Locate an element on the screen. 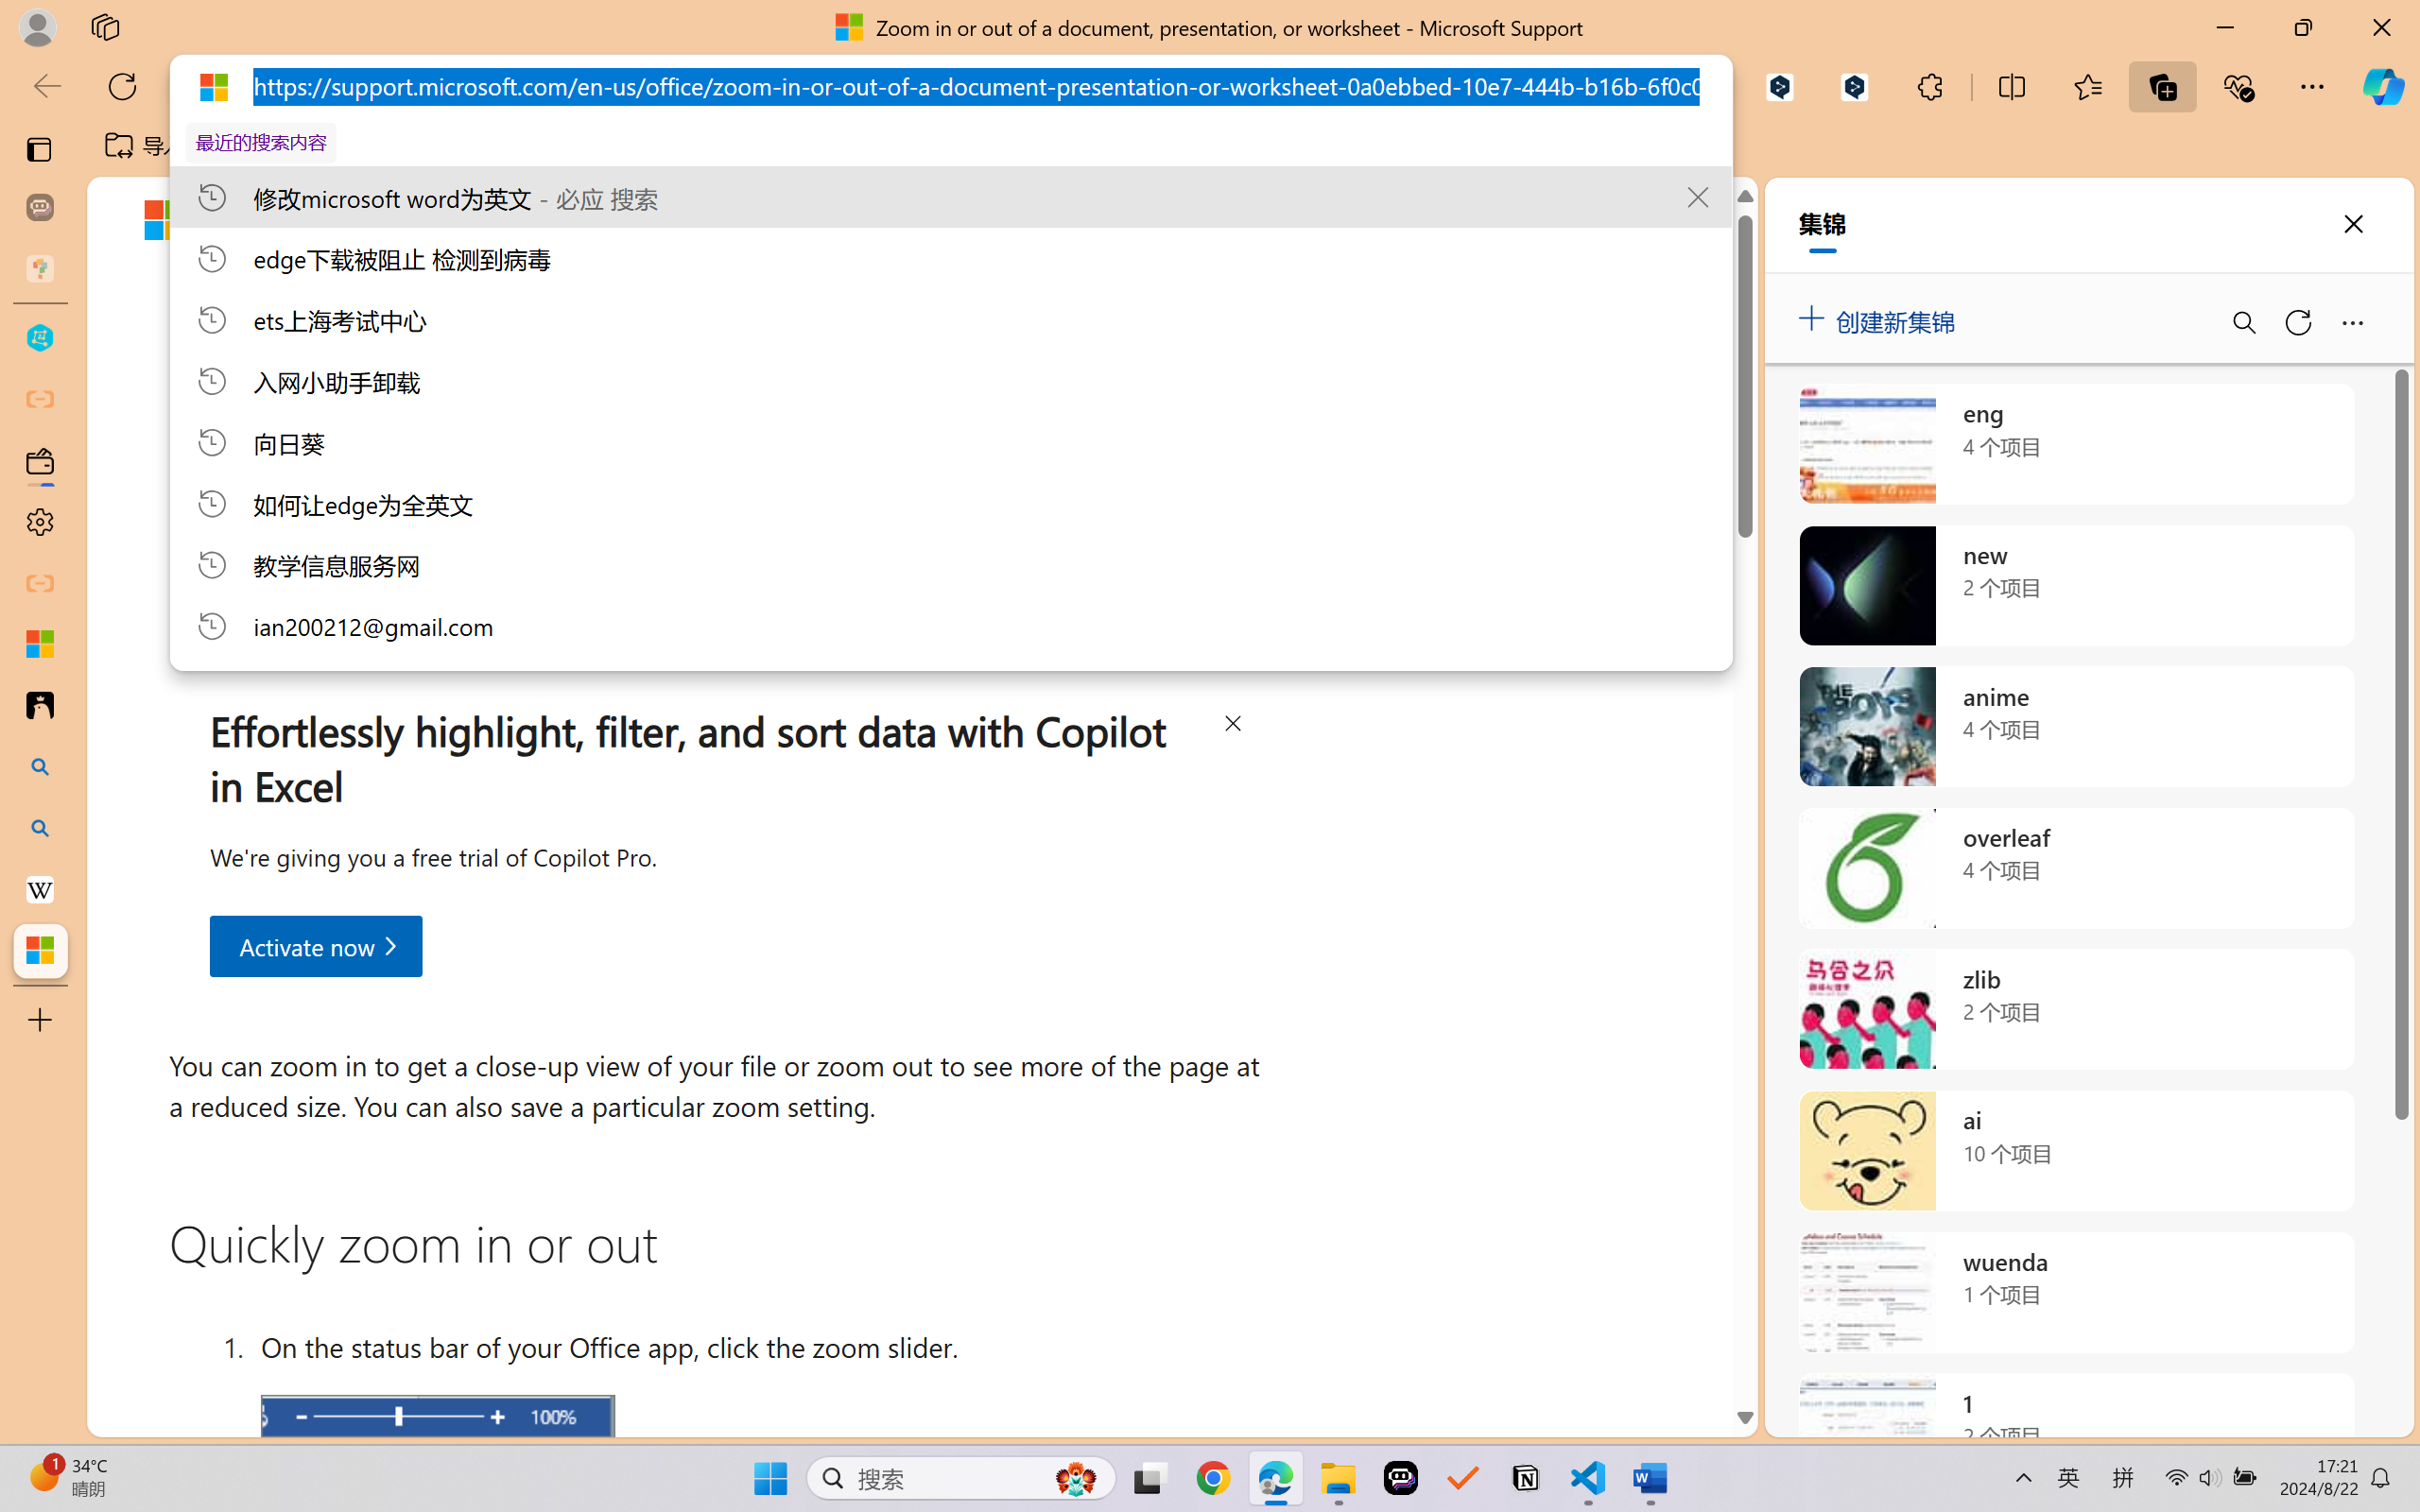 This screenshot has width=2420, height=1512. 'Zoom slider' is located at coordinates (436, 1418).